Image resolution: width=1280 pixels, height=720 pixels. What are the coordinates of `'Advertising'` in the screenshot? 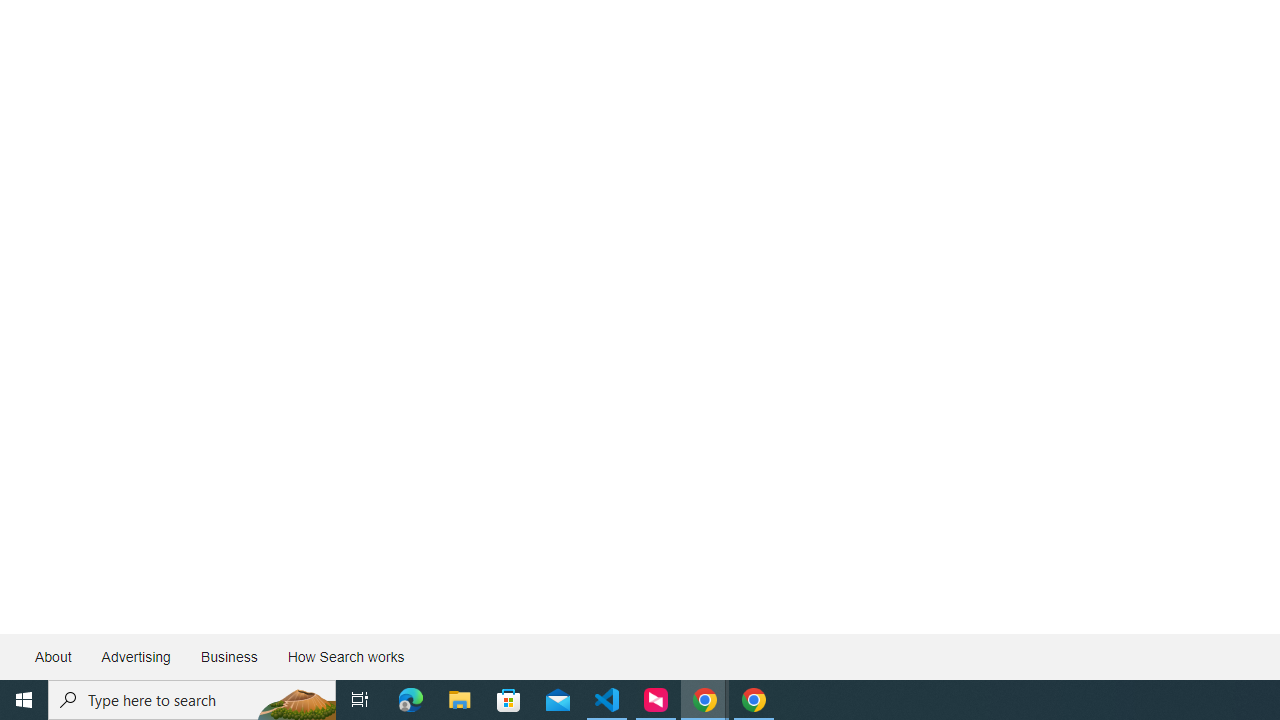 It's located at (134, 657).